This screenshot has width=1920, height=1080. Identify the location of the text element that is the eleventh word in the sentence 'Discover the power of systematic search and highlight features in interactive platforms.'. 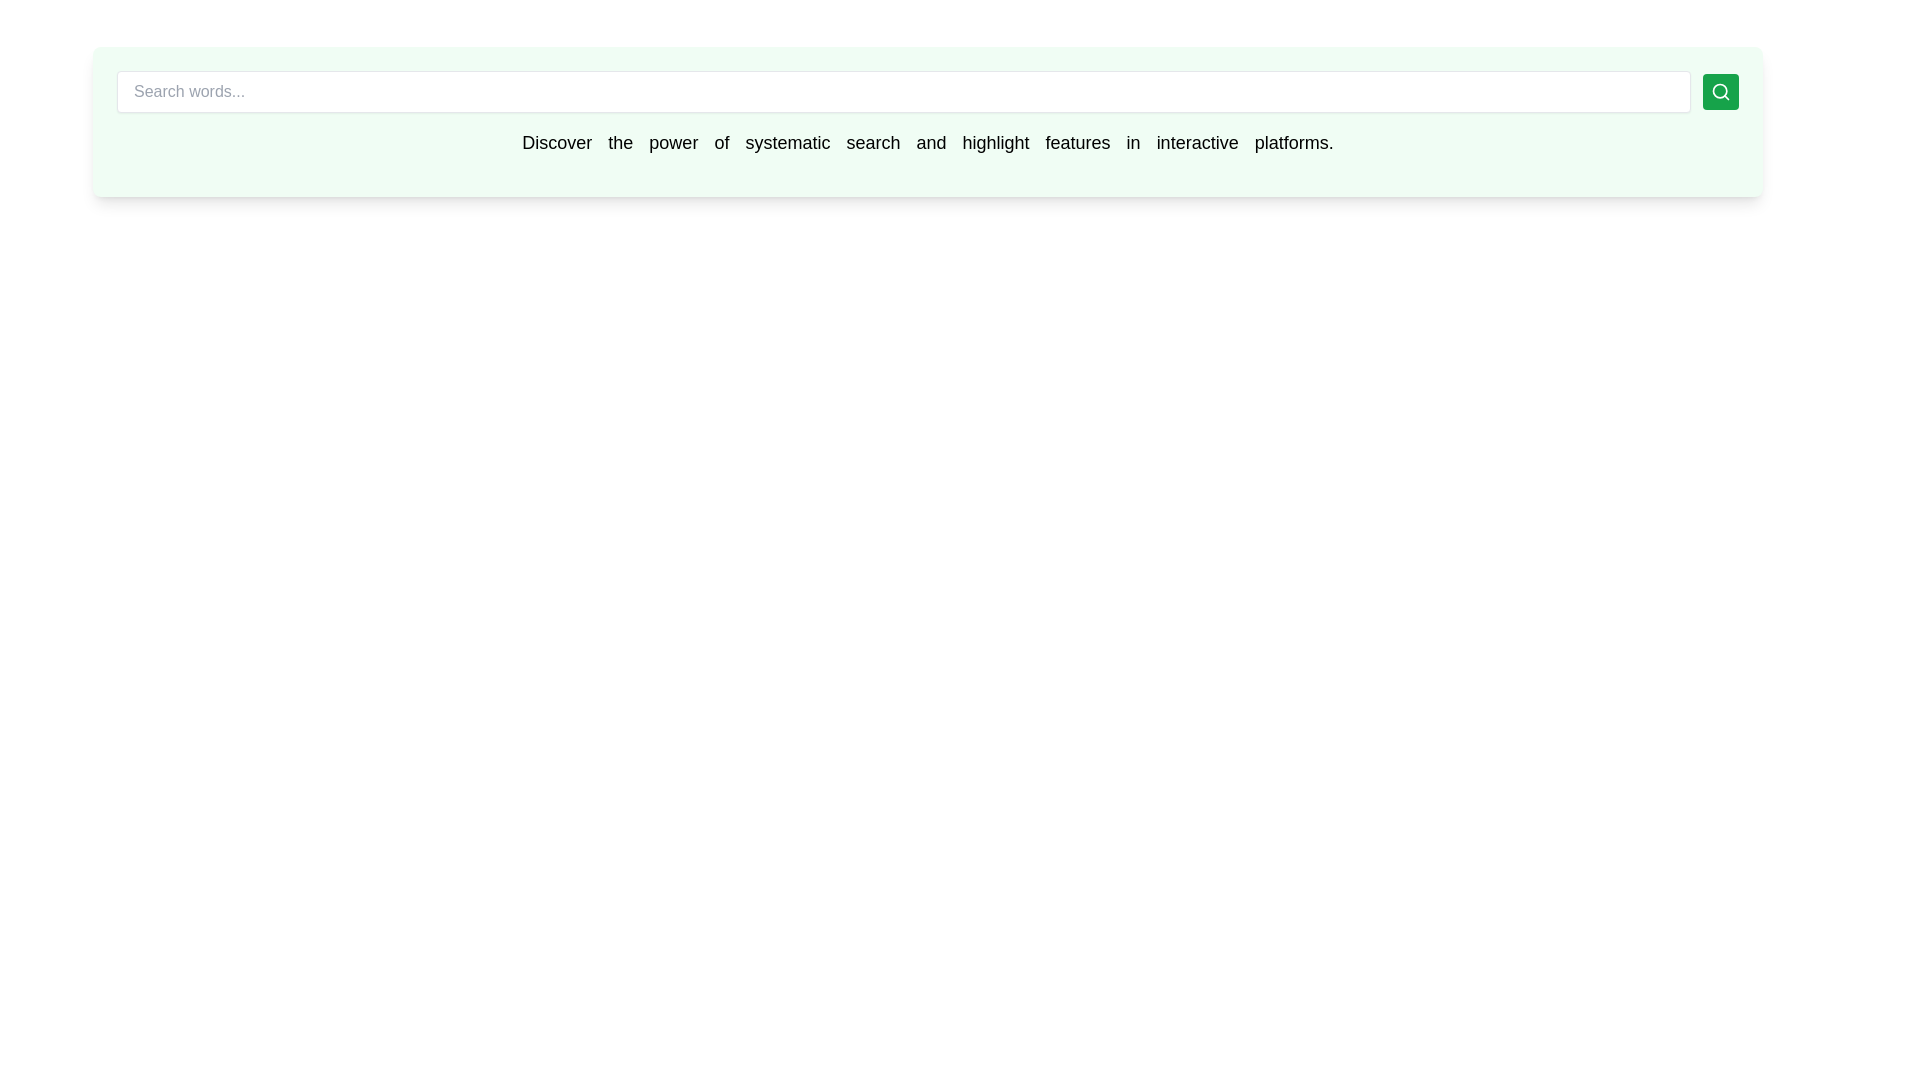
(1197, 141).